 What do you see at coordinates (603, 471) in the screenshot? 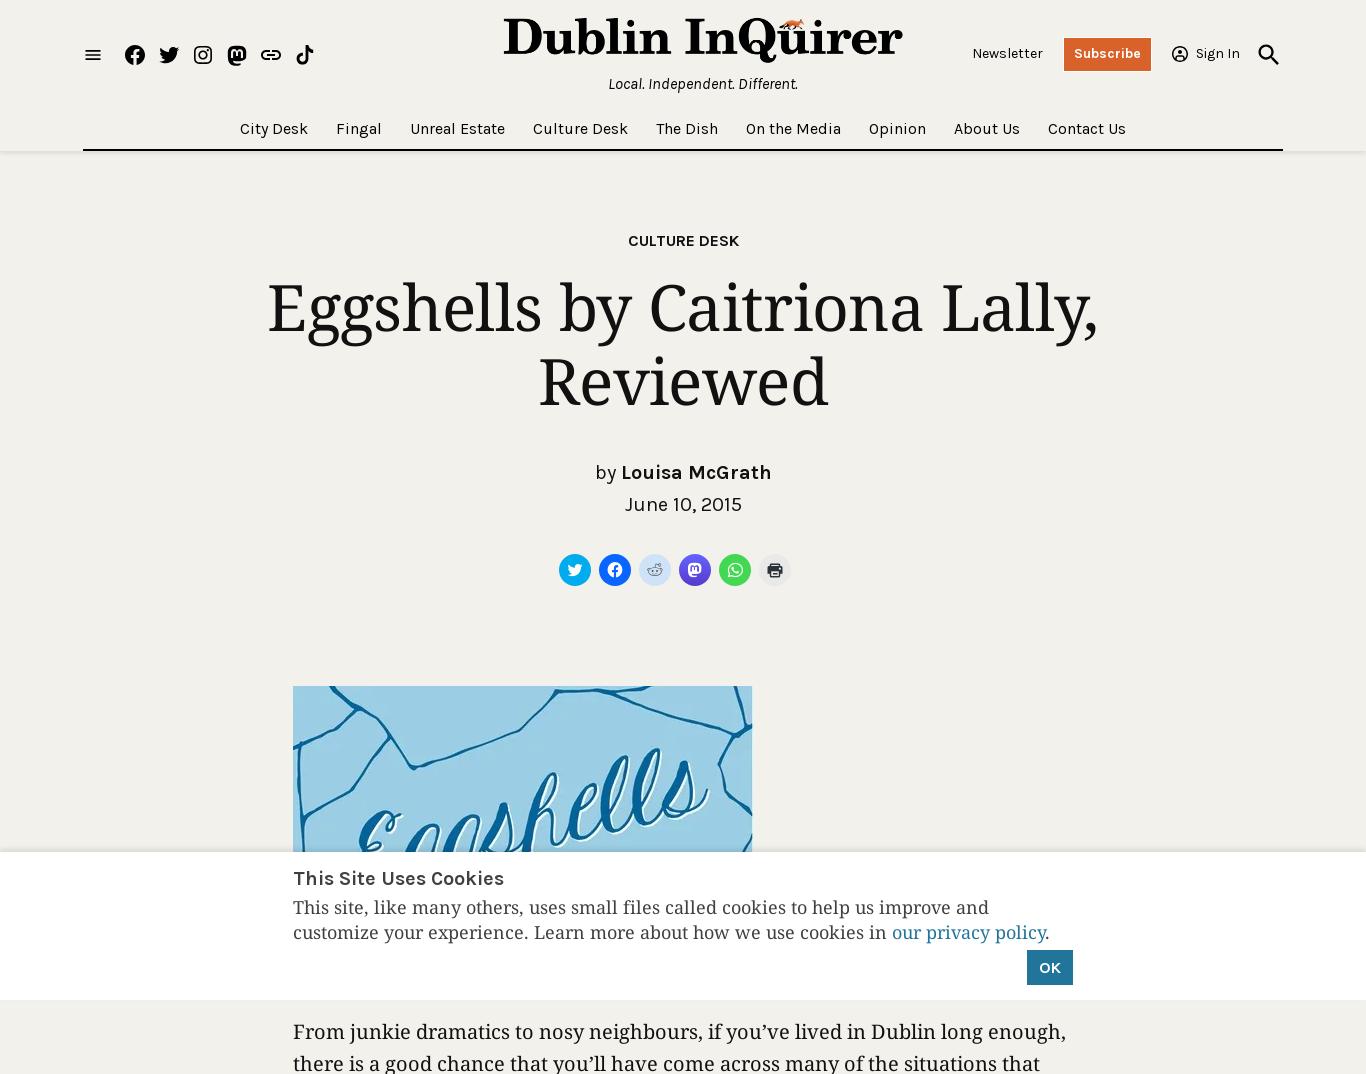
I see `'by'` at bounding box center [603, 471].